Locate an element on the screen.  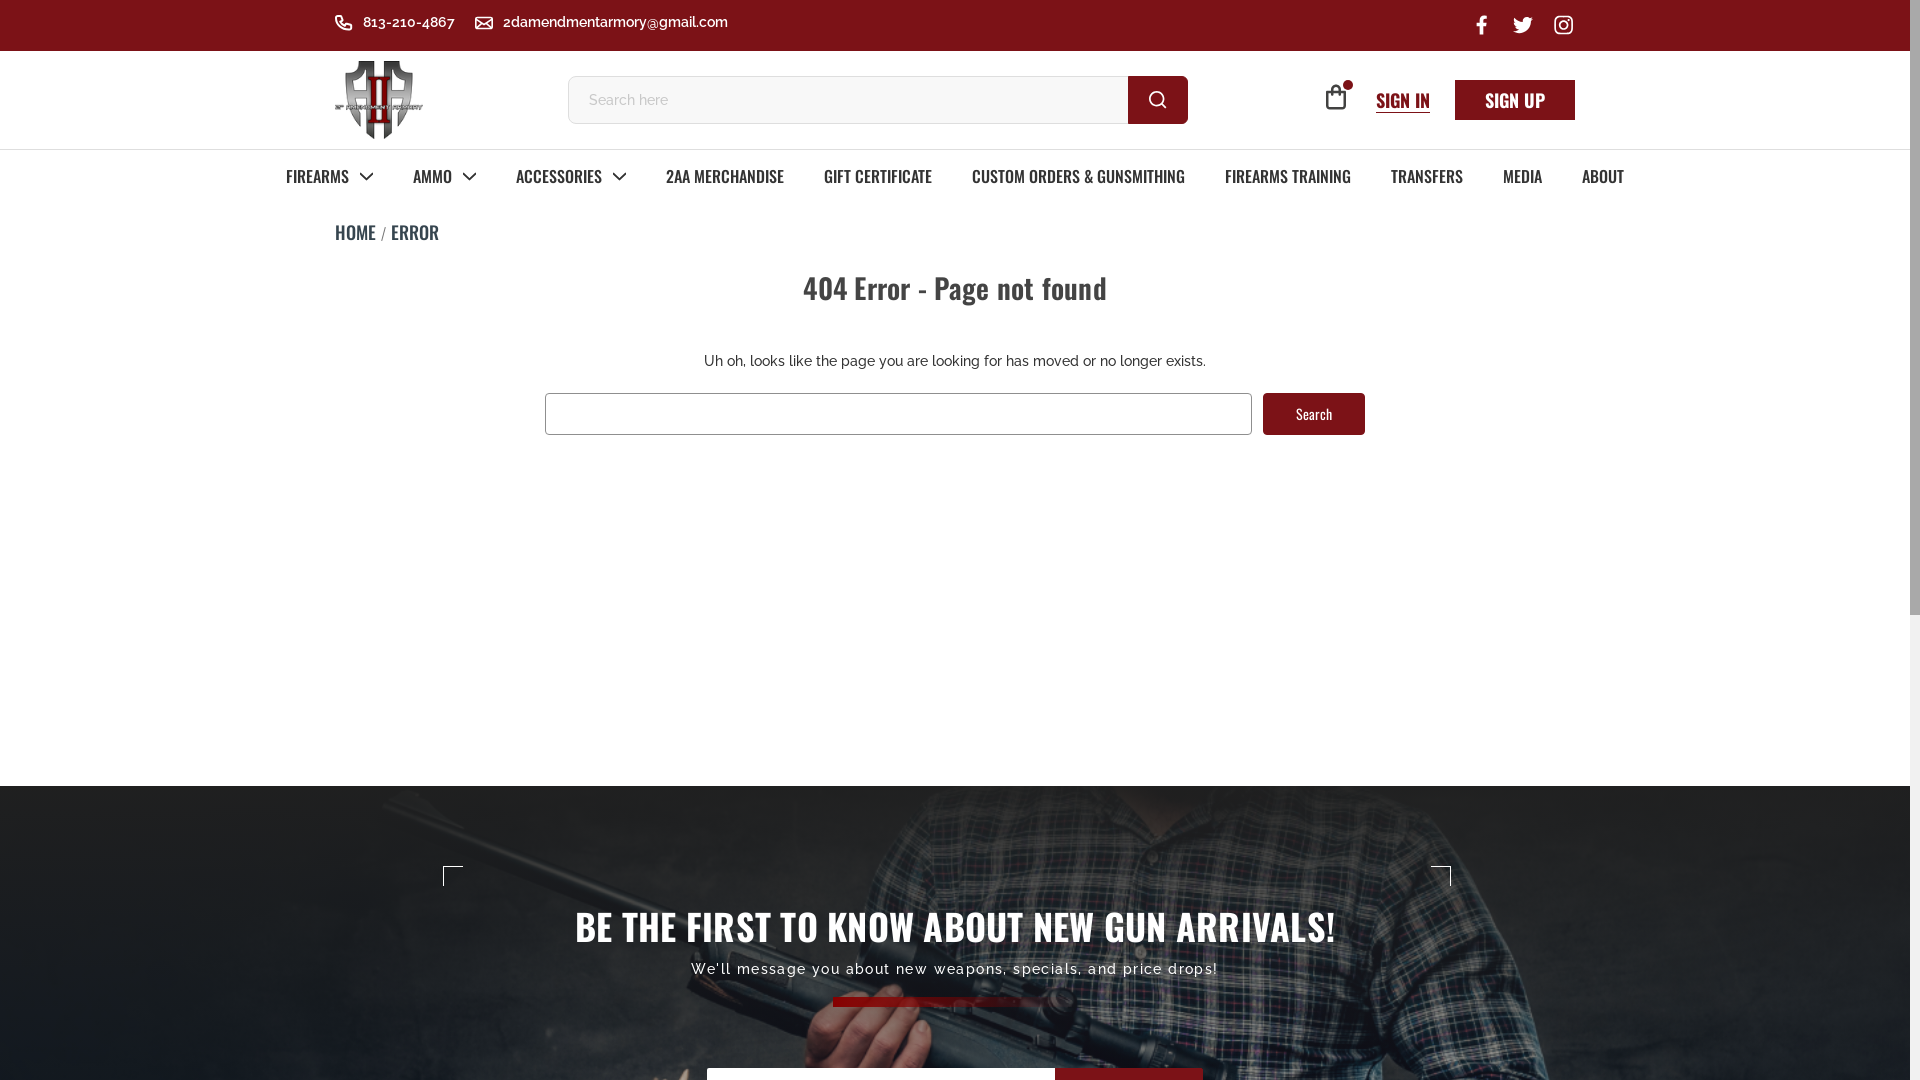
'2damendmentarmory@gmail.com' is located at coordinates (600, 23).